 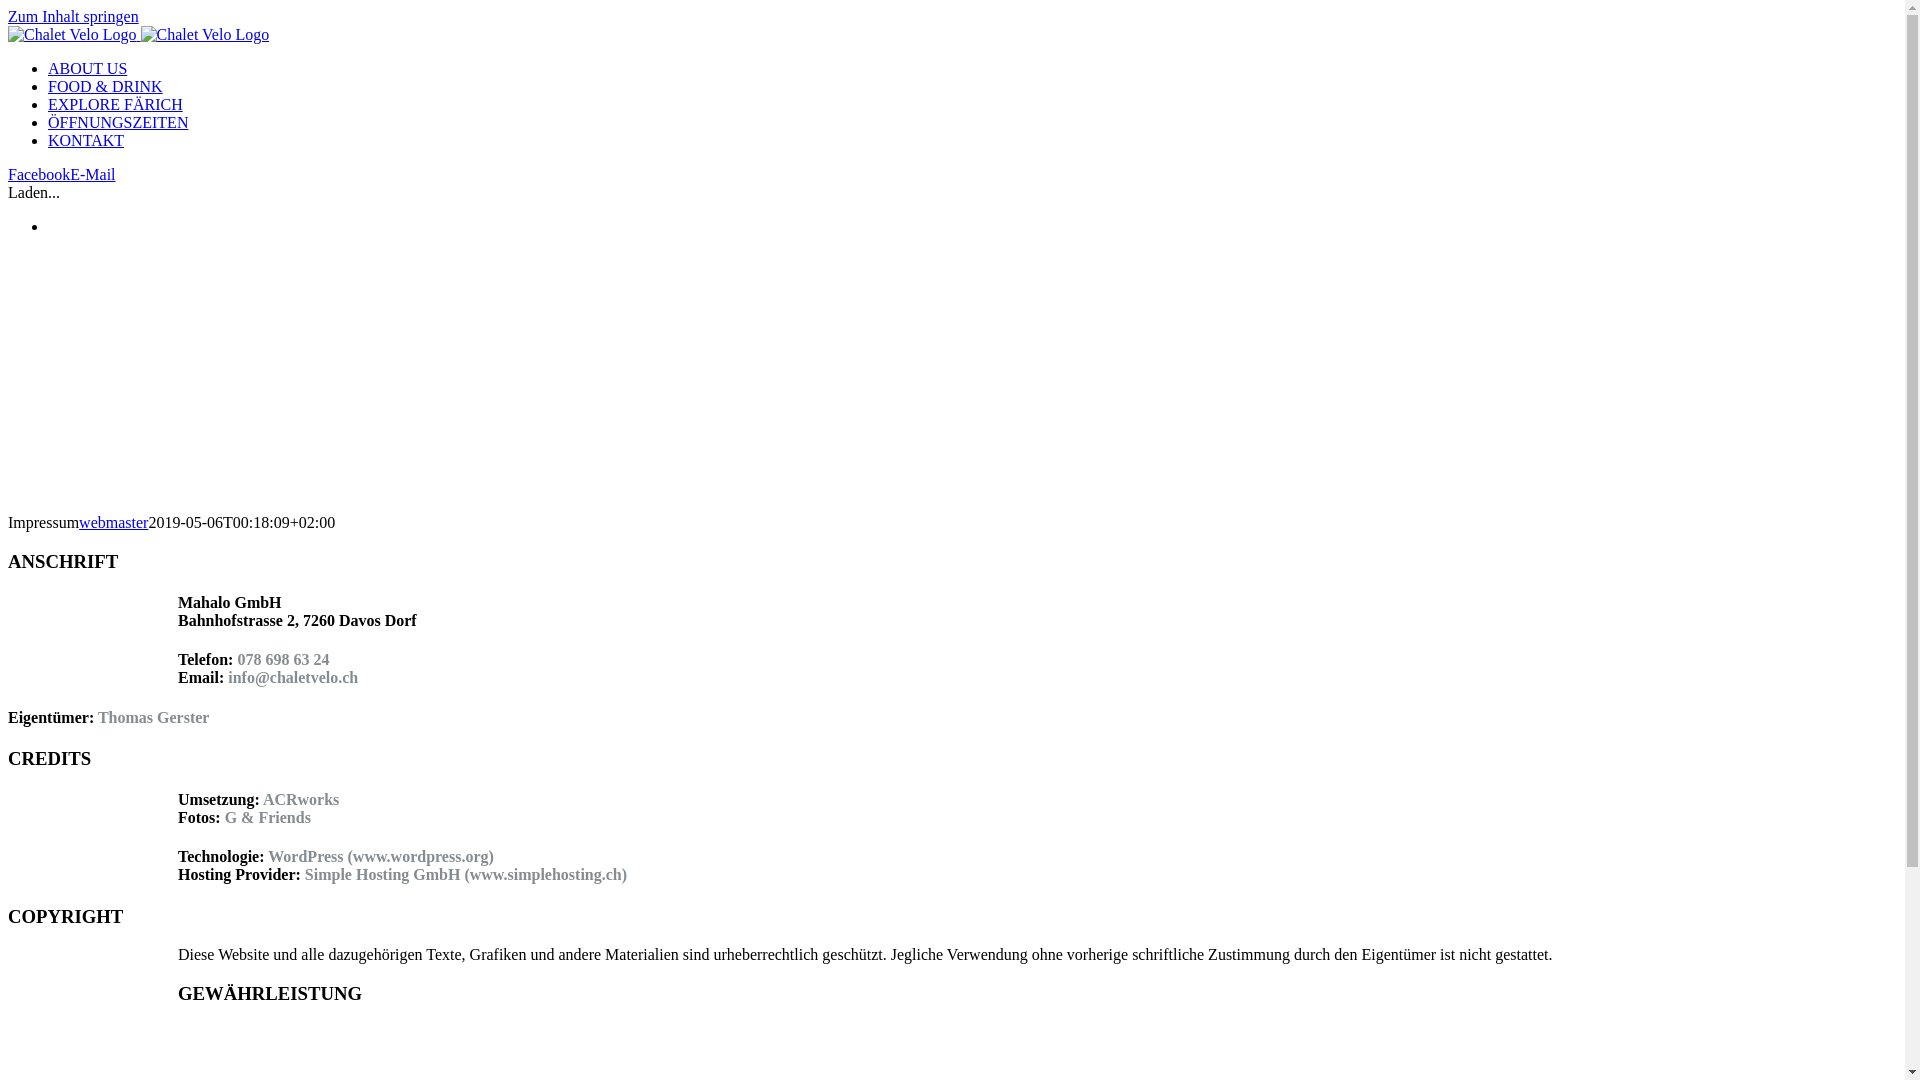 I want to click on 'KONTAKT', so click(x=85, y=139).